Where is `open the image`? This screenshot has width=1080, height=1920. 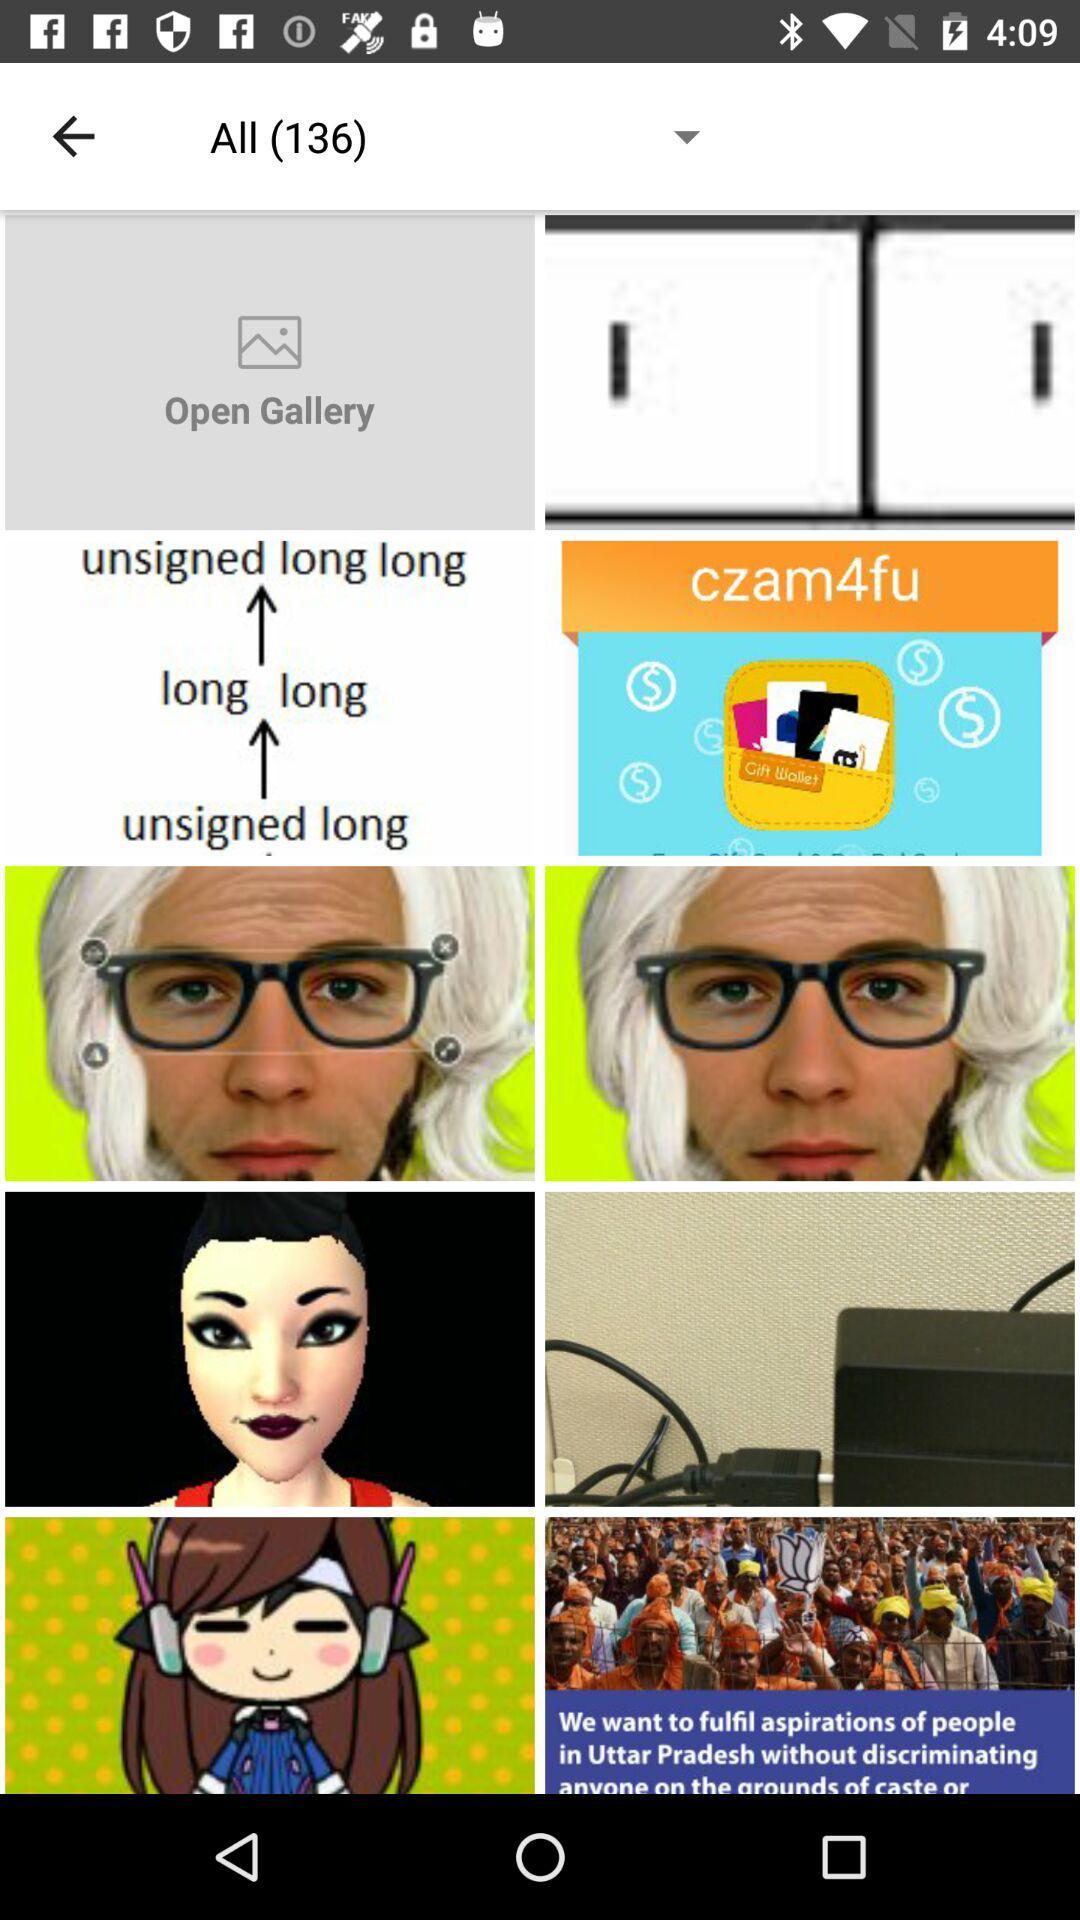 open the image is located at coordinates (810, 698).